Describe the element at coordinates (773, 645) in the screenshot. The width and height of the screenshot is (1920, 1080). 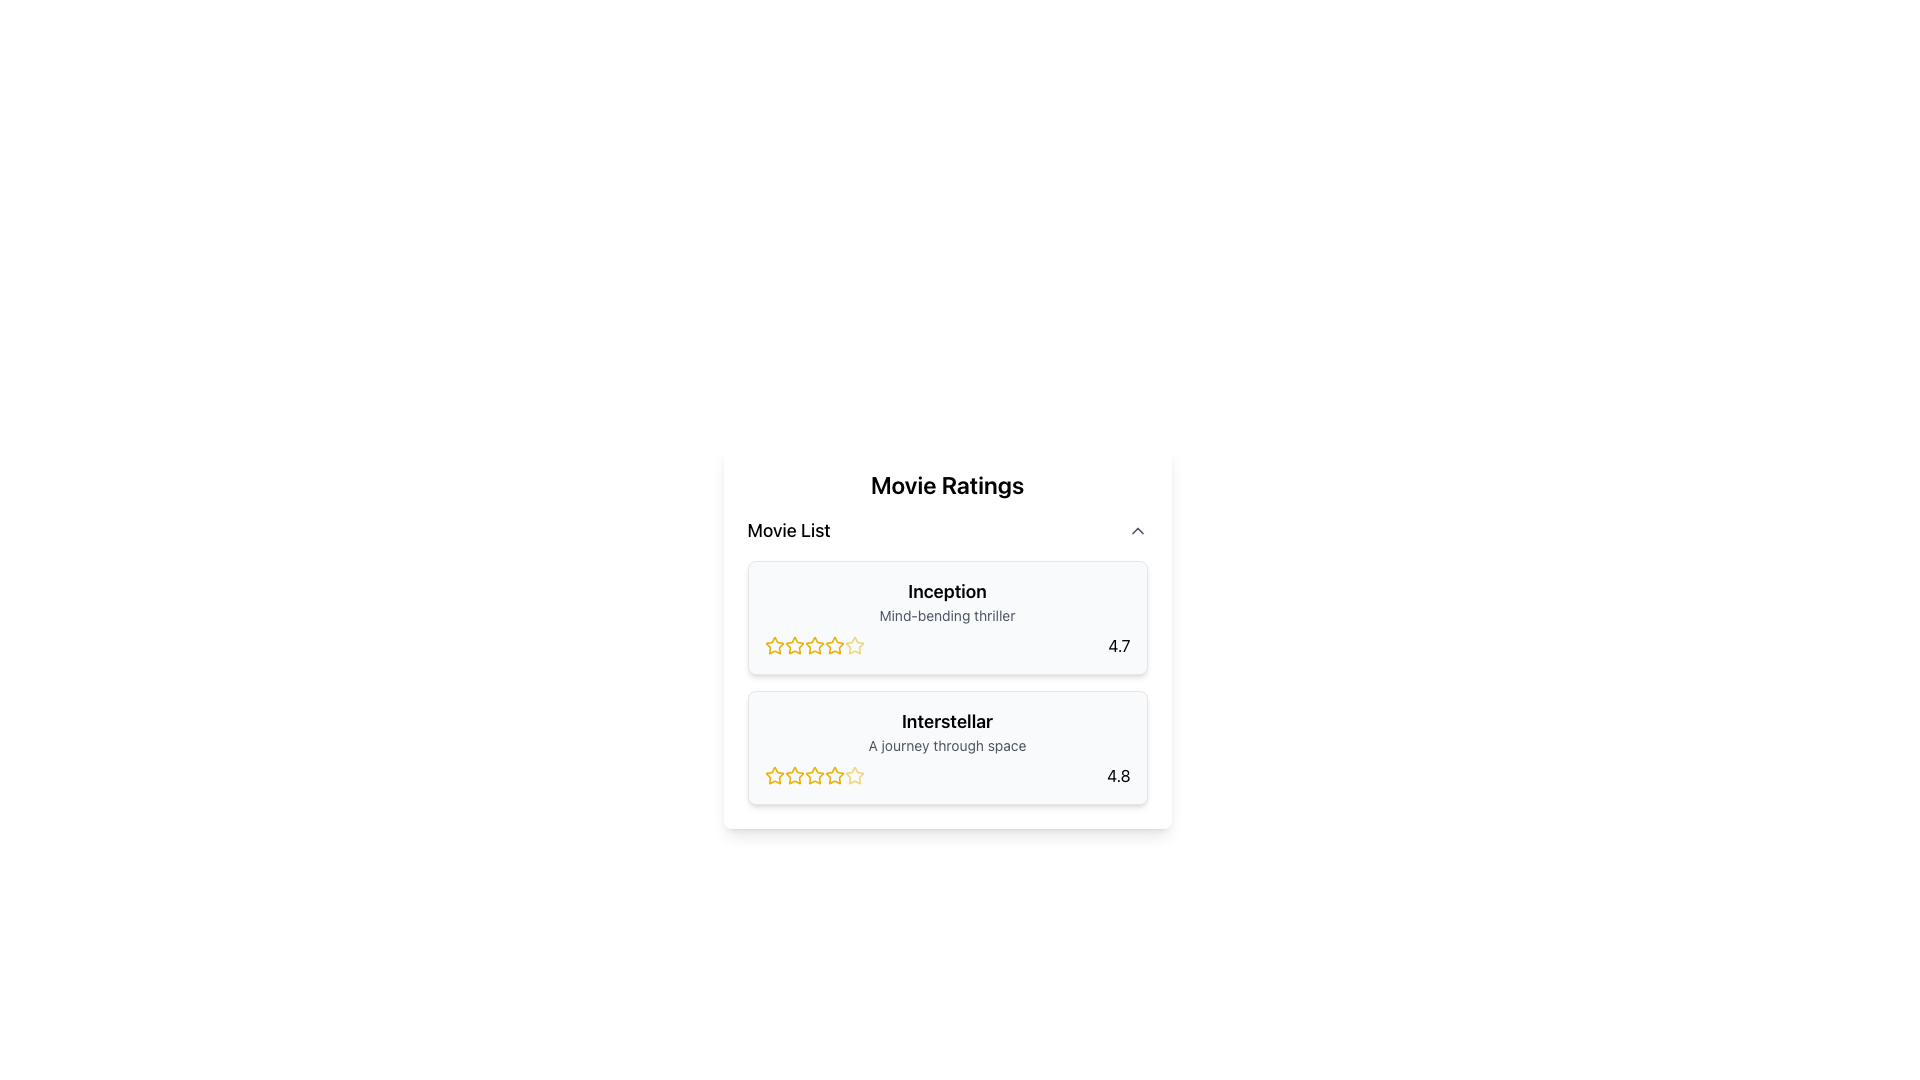
I see `the yellow star-shaped icon for rating located beneath the movie title 'Inception' in the first card of the 'Movie Ratings' section` at that location.